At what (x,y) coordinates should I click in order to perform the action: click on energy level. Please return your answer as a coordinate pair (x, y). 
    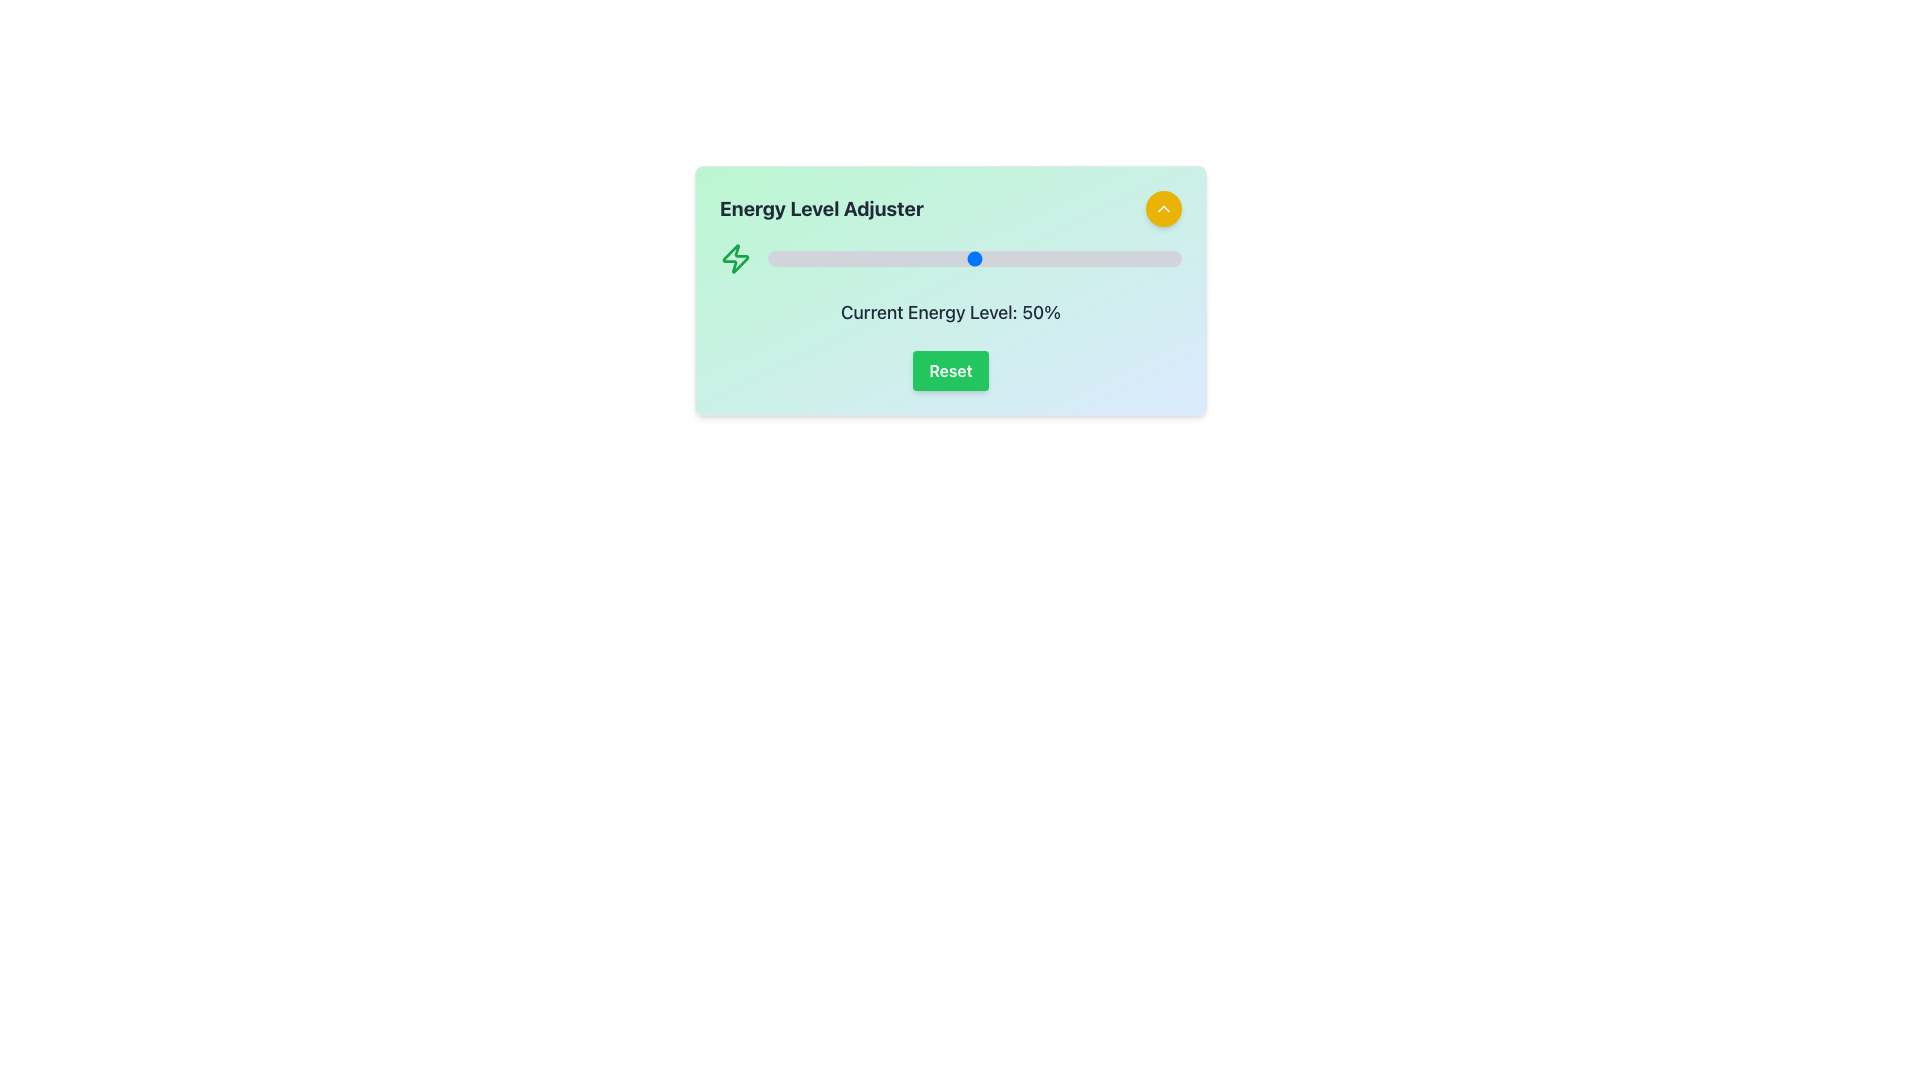
    Looking at the image, I should click on (1106, 257).